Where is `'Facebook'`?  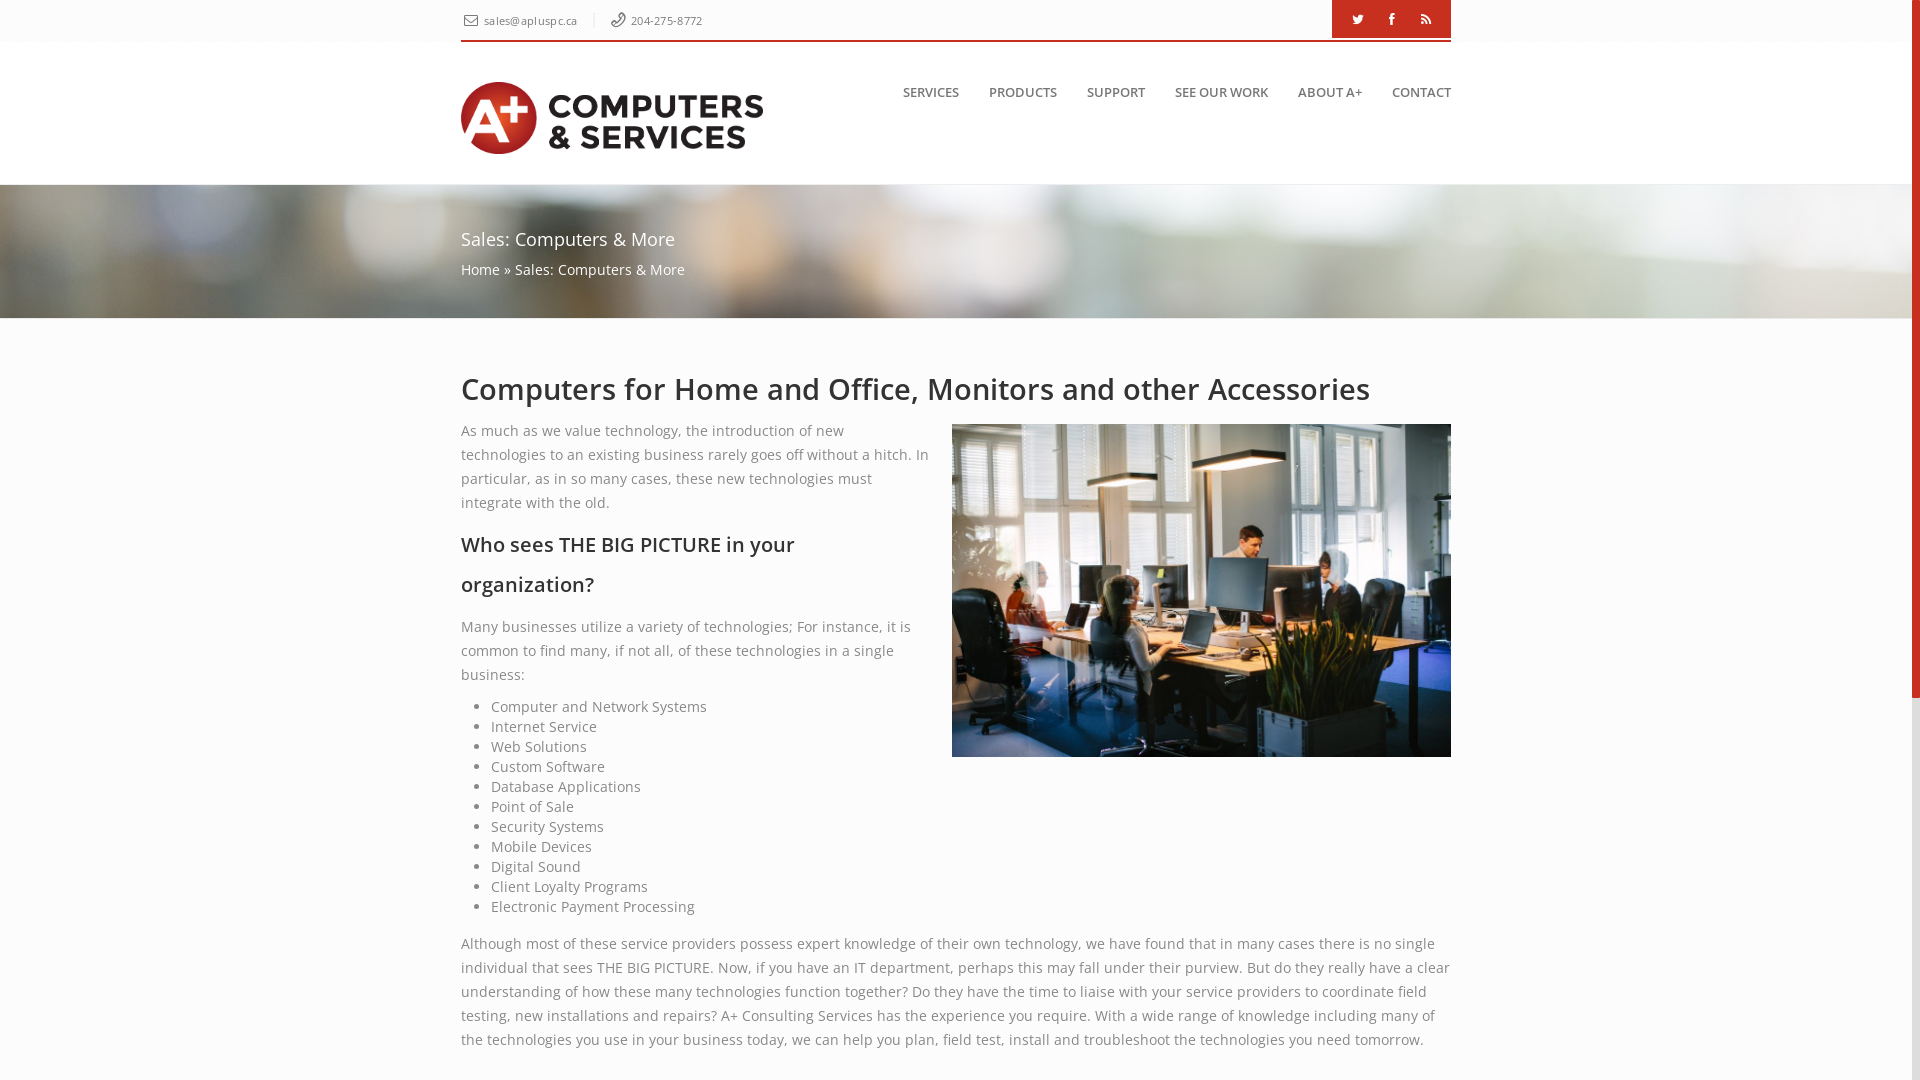
'Facebook' is located at coordinates (1391, 19).